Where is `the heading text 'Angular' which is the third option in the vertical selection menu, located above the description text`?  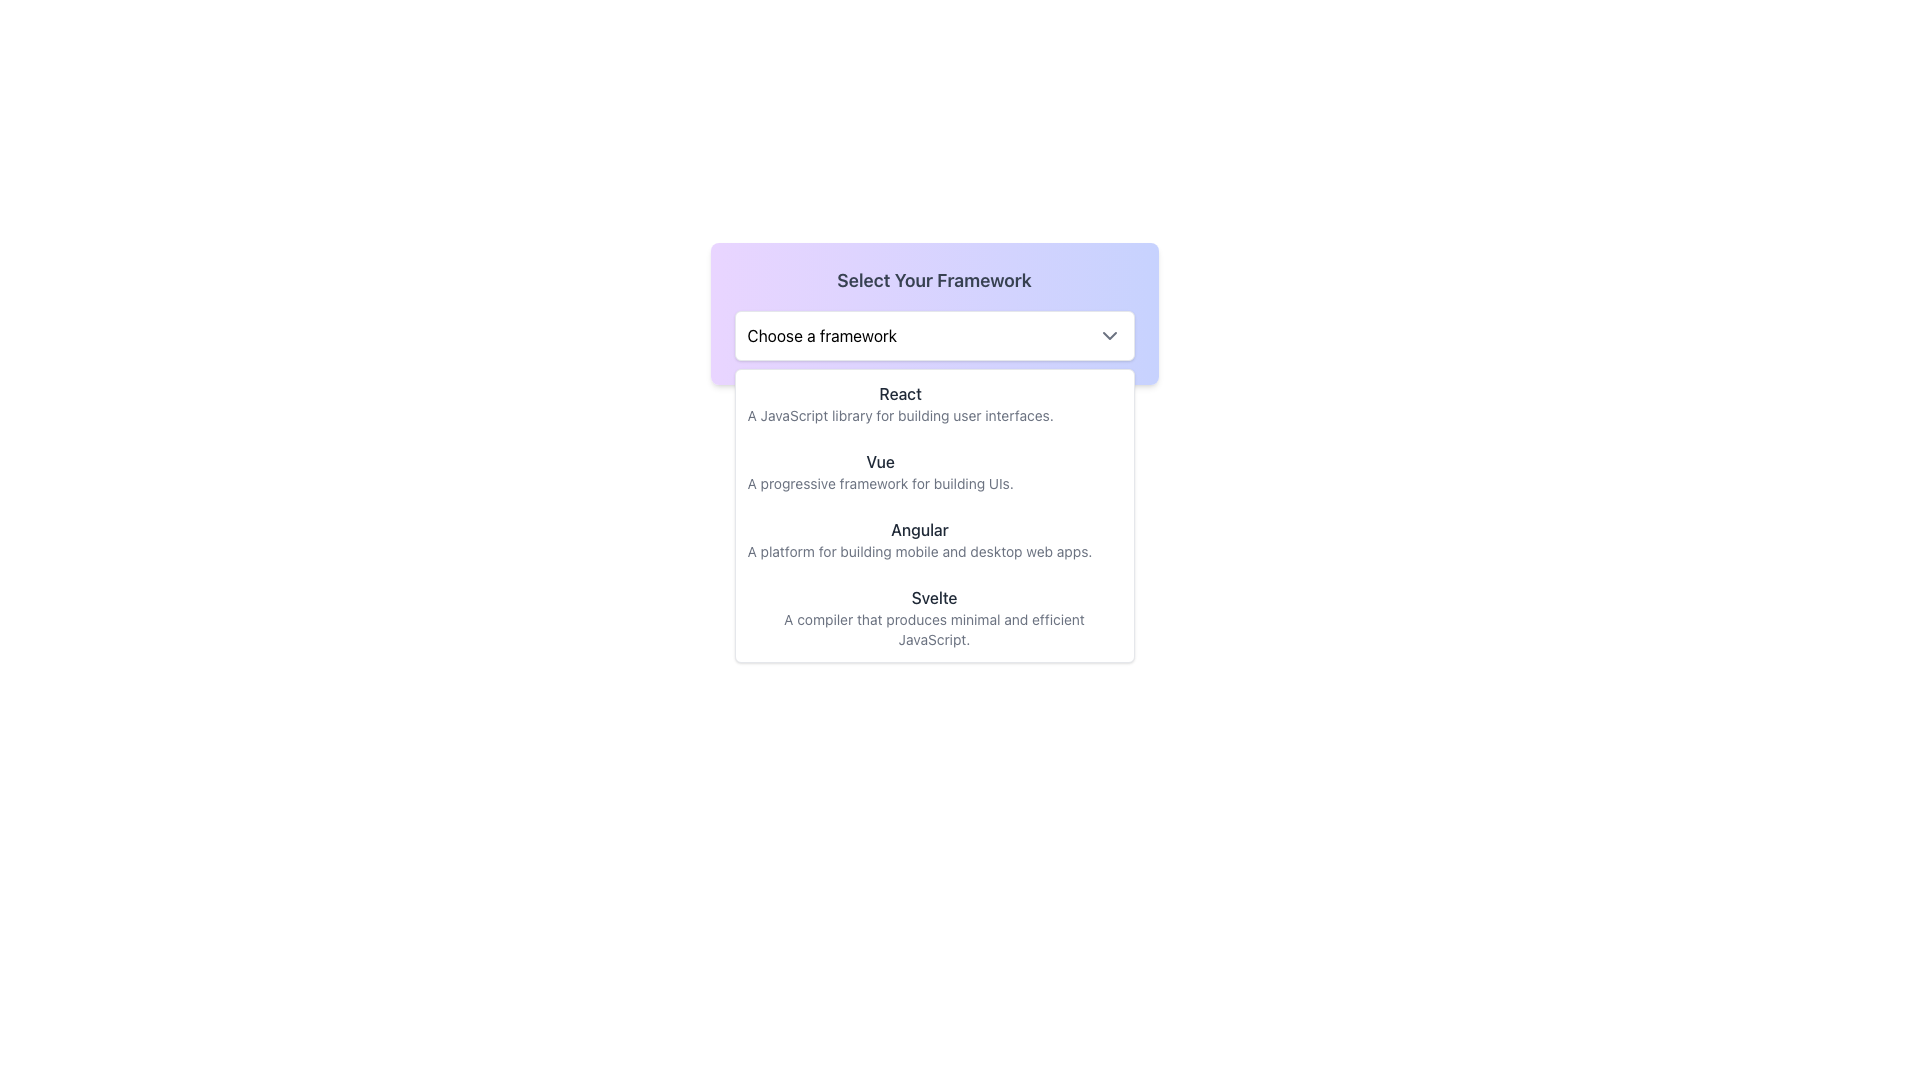
the heading text 'Angular' which is the third option in the vertical selection menu, located above the description text is located at coordinates (918, 528).